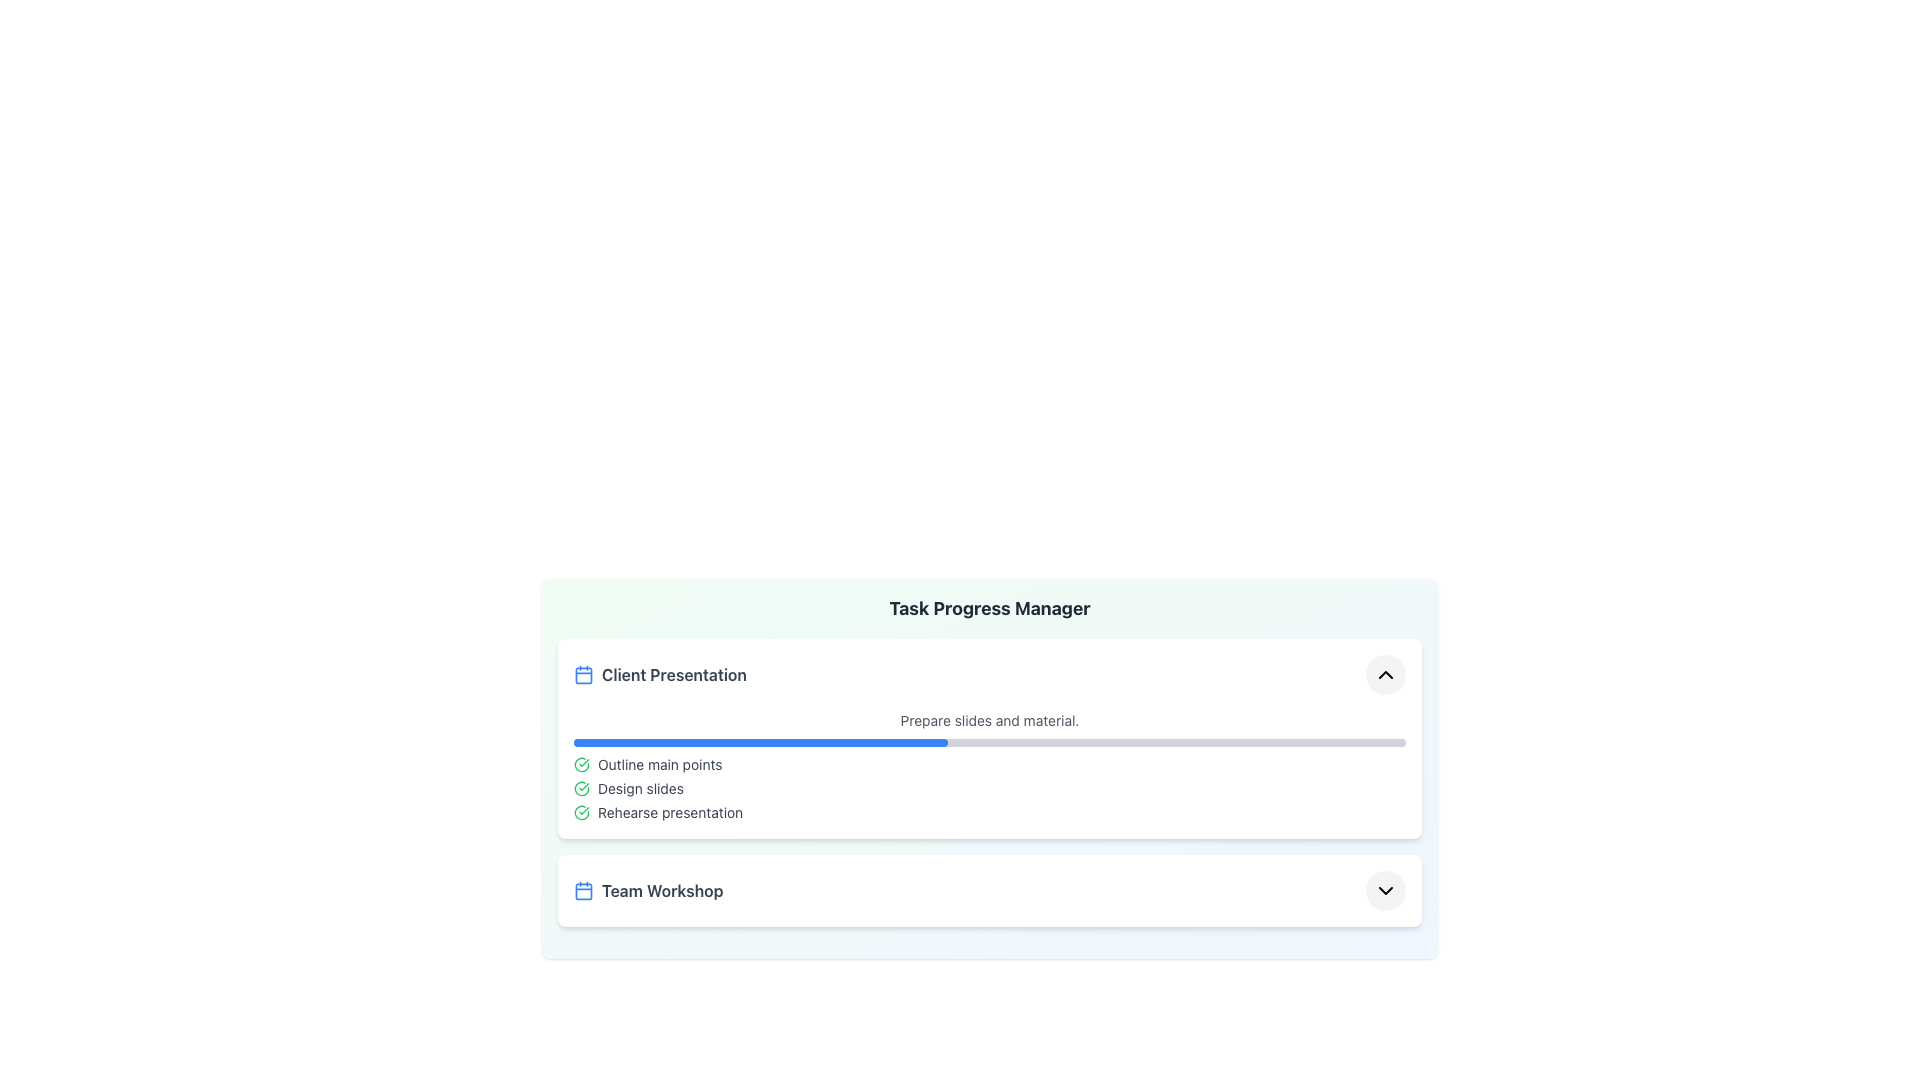 This screenshot has height=1080, width=1920. What do you see at coordinates (580, 788) in the screenshot?
I see `the status indicator icon for the task 'Design slides'` at bounding box center [580, 788].